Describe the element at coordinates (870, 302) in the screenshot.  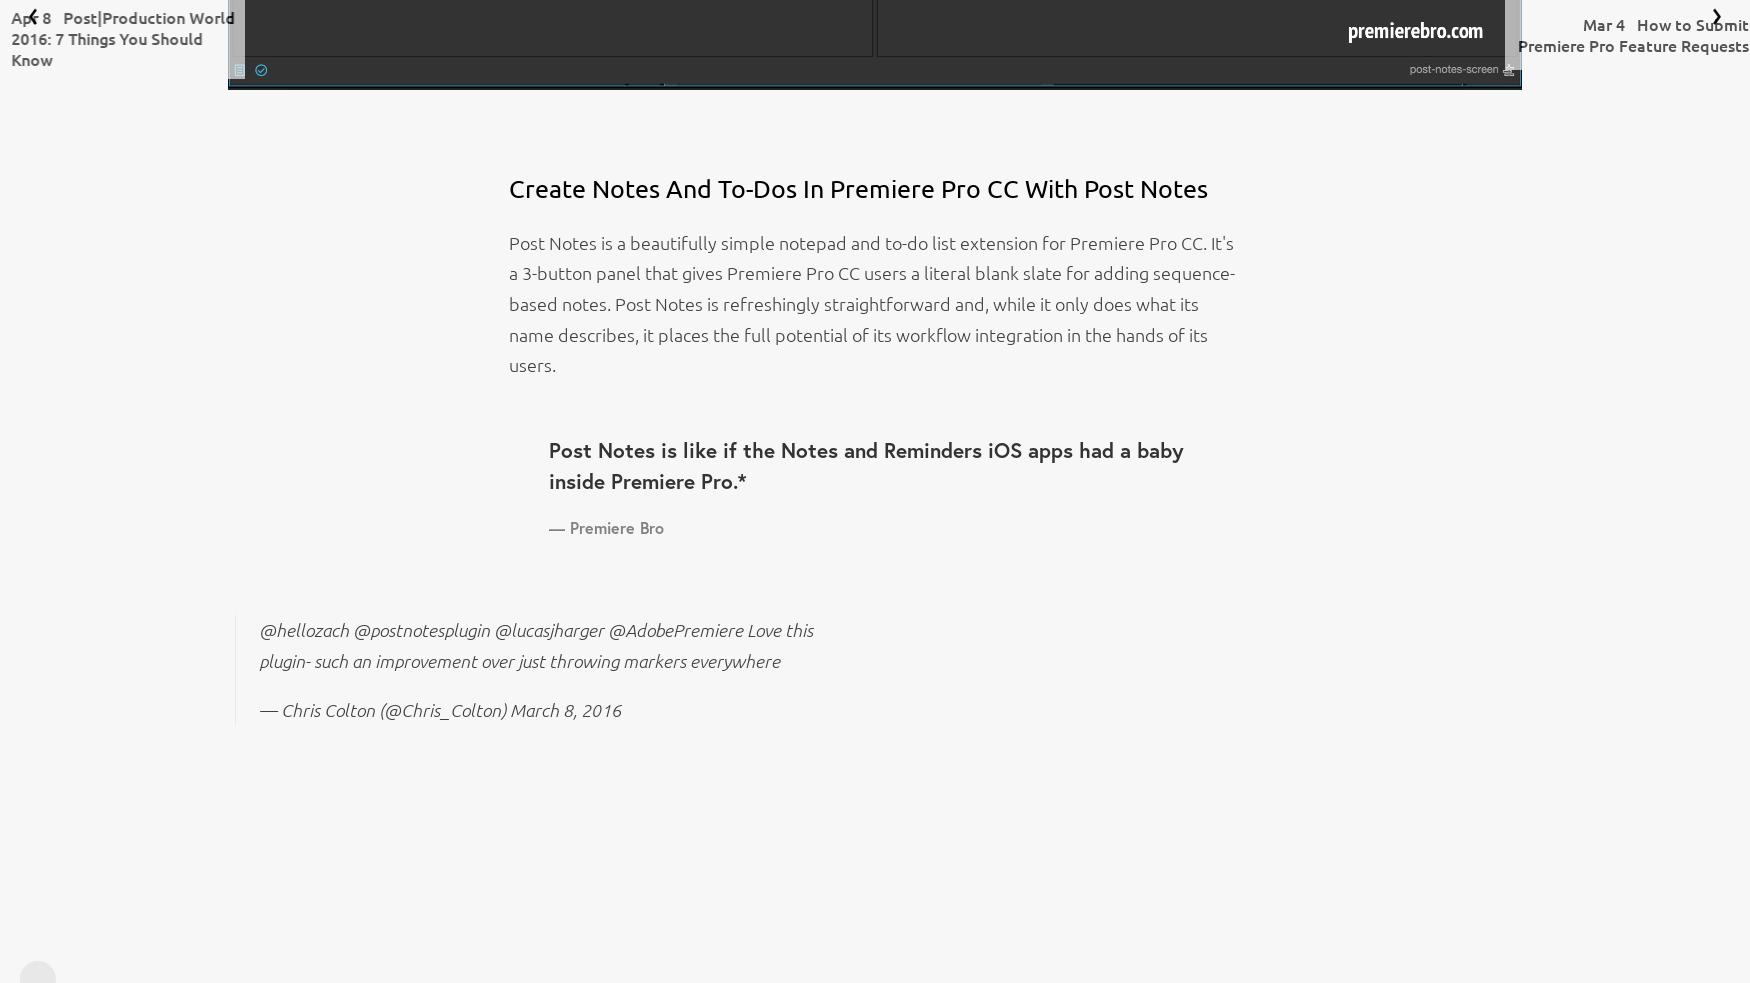
I see `'Post Notes is a beautifully simple notepad and to-do list extension for Premiere Pro CC. It's a 3-button panel that gives Premiere Pro CC users a literal blank slate for adding sequence-based notes. Post Notes is refreshingly straightforward and, while it only does what its name describes, it places the full potential of its workflow integration in the hands of its users.'` at that location.